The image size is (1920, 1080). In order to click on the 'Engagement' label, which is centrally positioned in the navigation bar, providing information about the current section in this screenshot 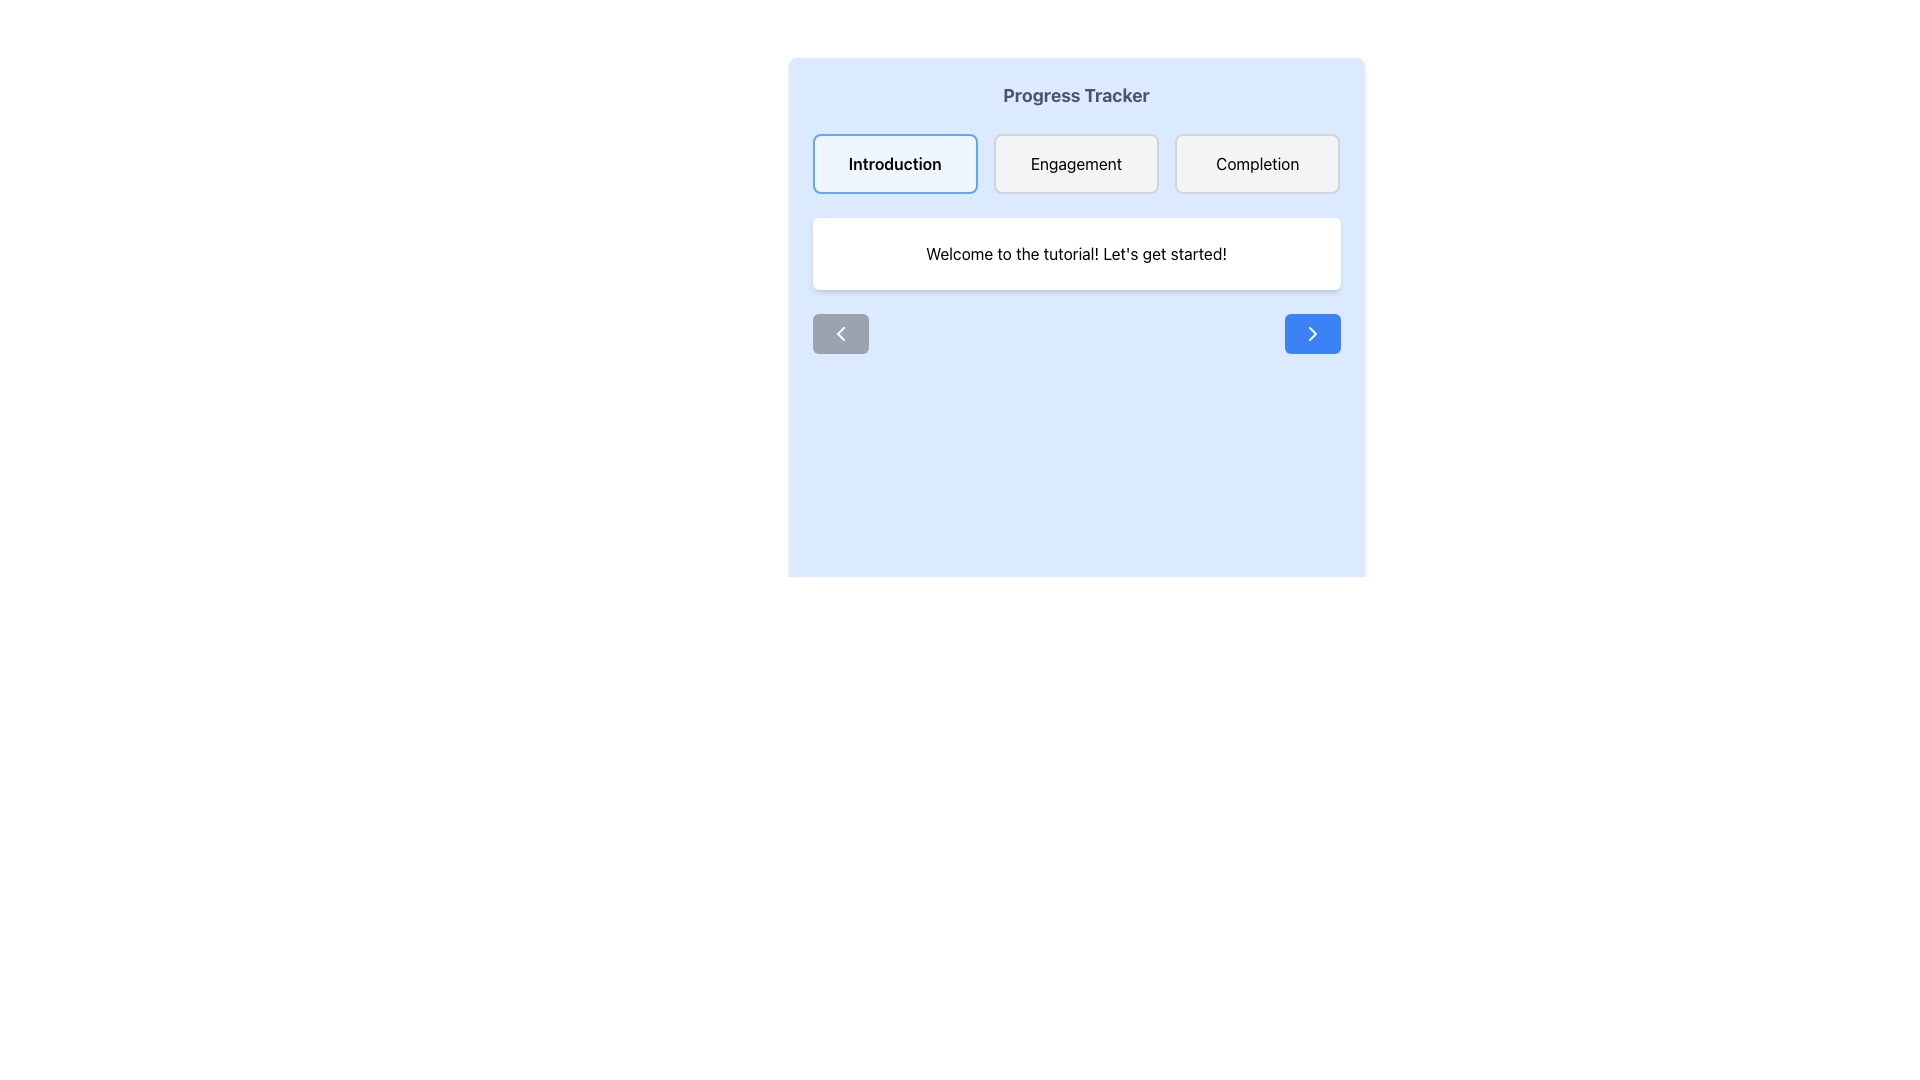, I will do `click(1075, 163)`.